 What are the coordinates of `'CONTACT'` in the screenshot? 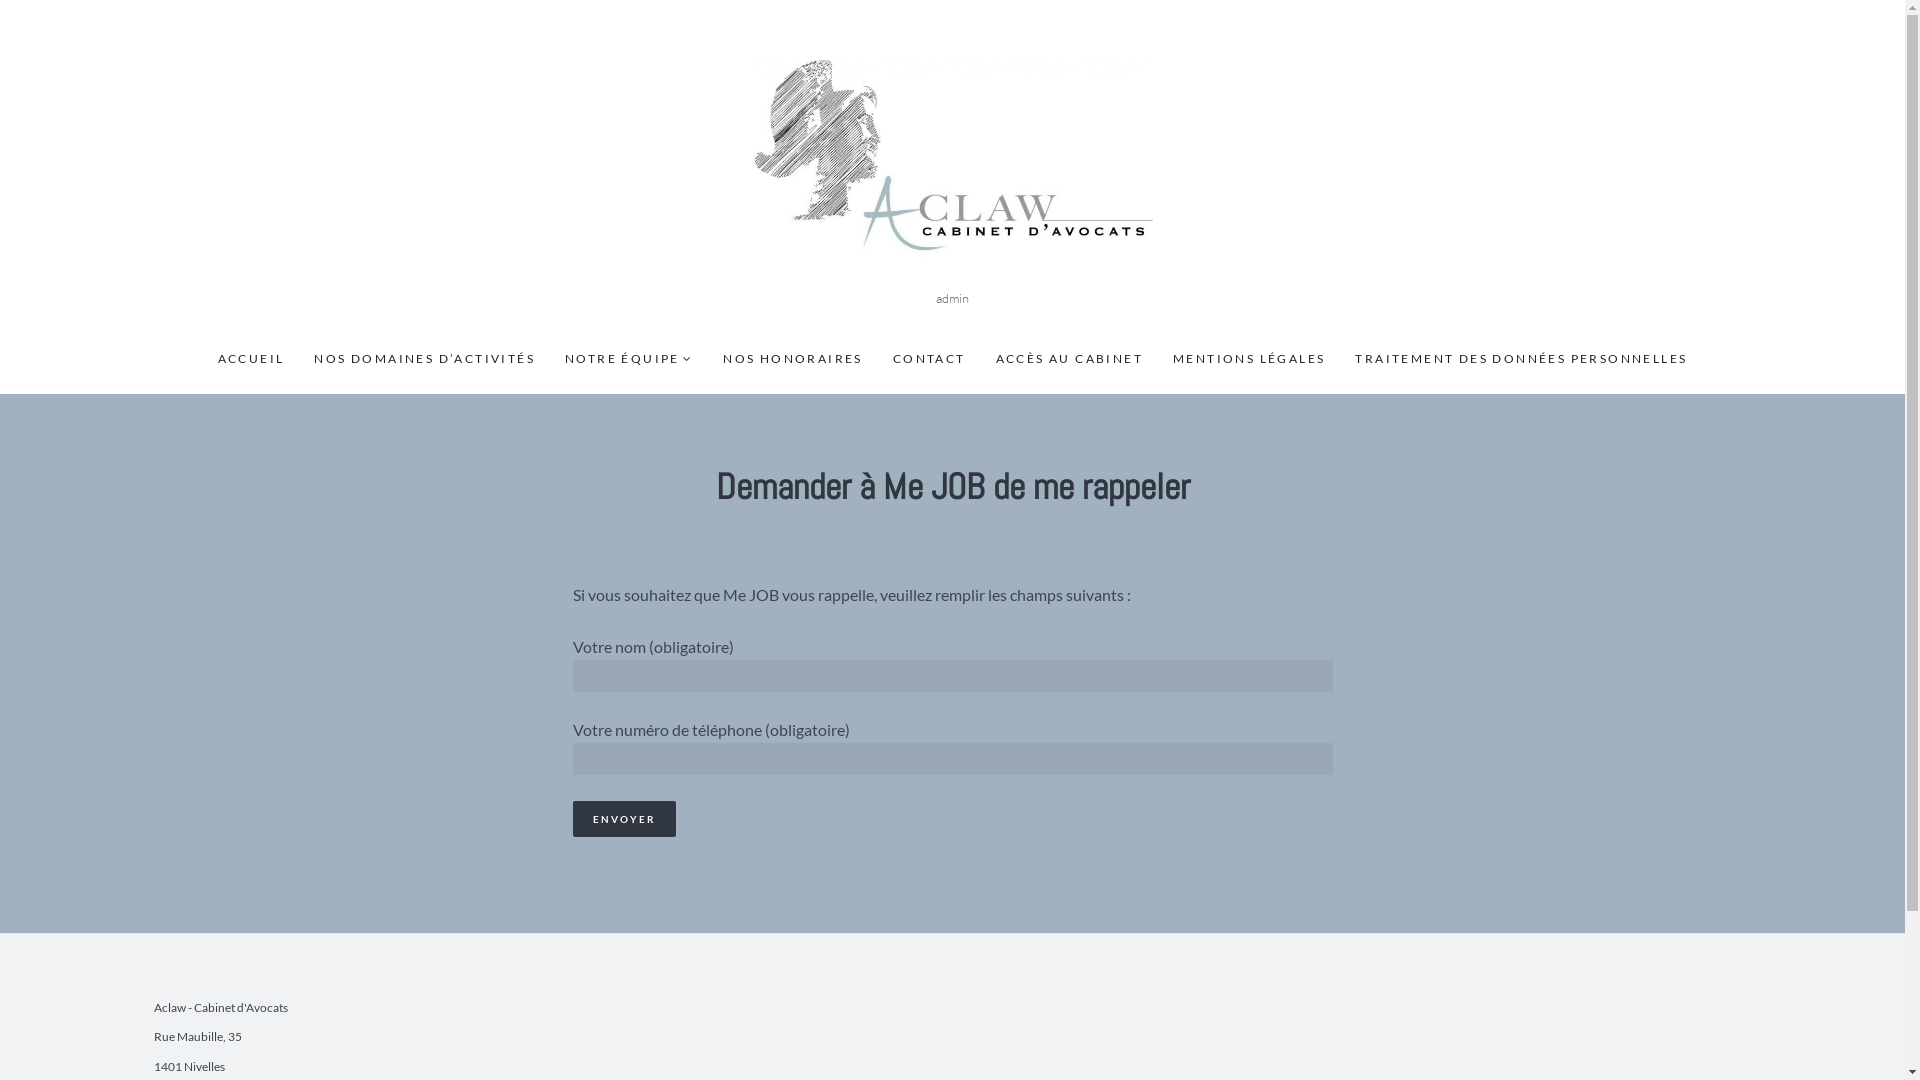 It's located at (928, 357).